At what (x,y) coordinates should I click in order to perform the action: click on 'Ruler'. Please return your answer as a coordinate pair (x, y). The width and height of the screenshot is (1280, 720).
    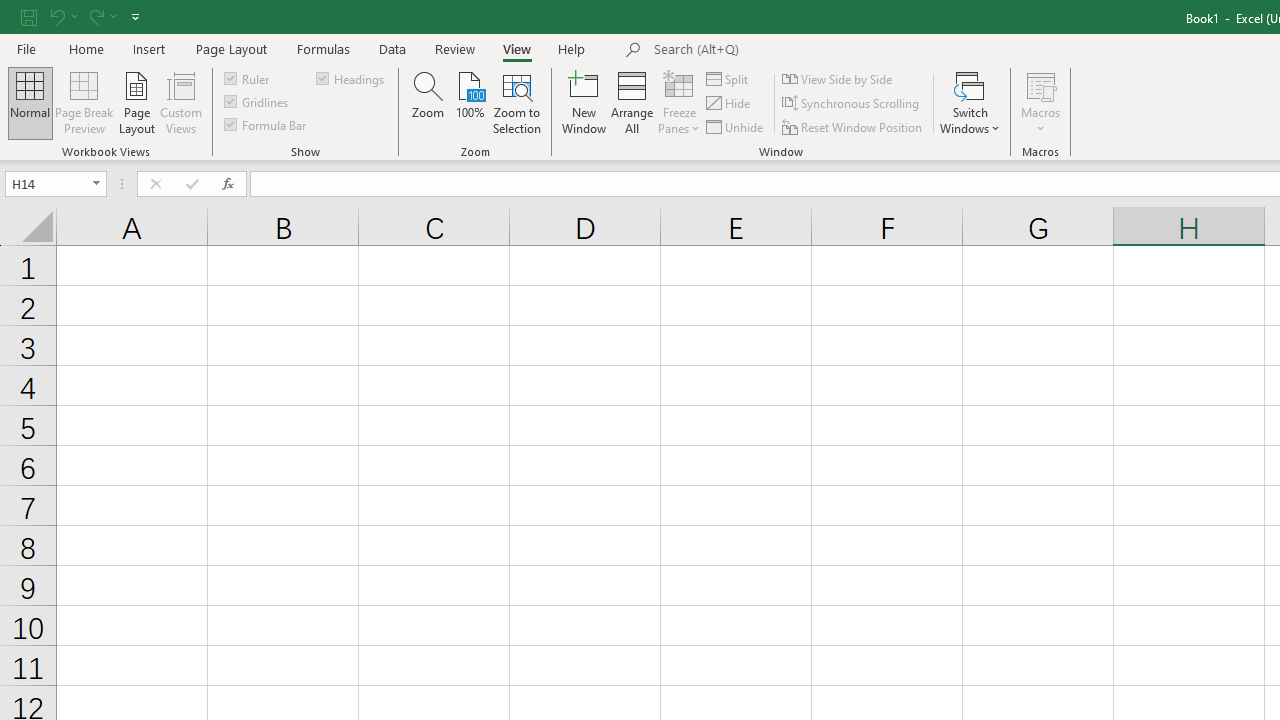
    Looking at the image, I should click on (247, 77).